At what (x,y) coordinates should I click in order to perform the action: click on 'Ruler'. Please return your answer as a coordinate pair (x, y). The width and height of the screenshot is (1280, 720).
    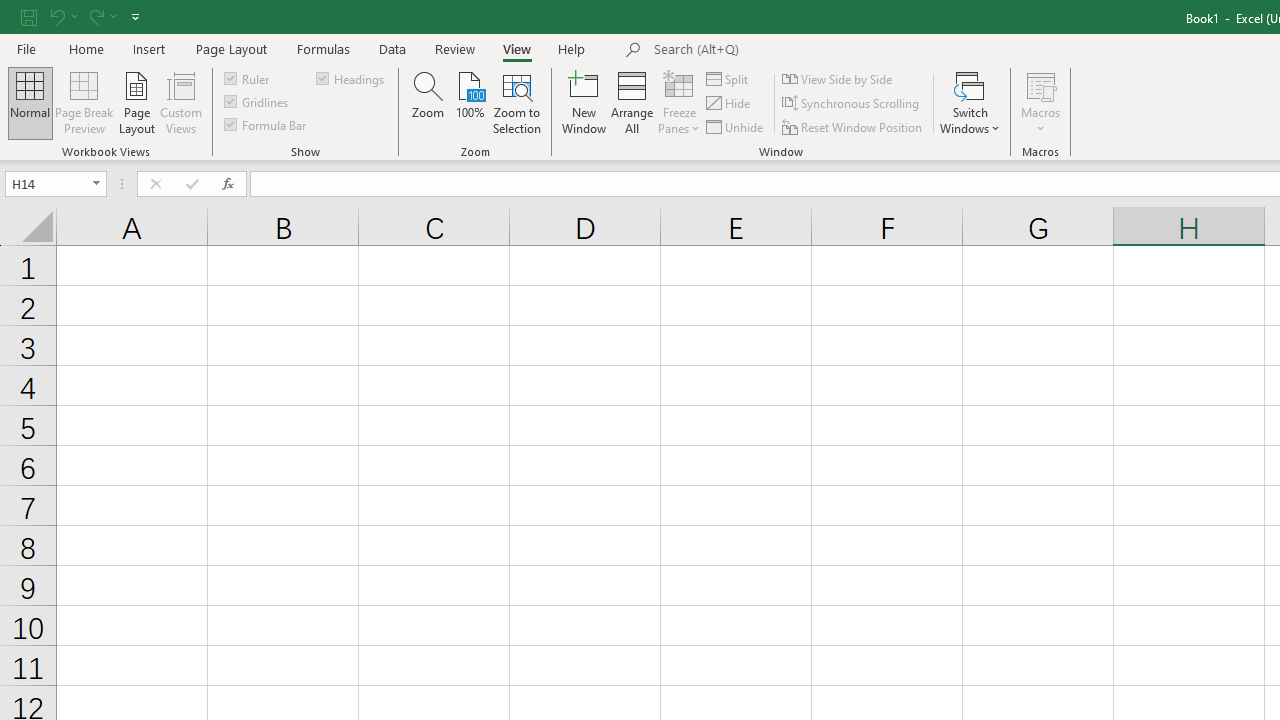
    Looking at the image, I should click on (247, 77).